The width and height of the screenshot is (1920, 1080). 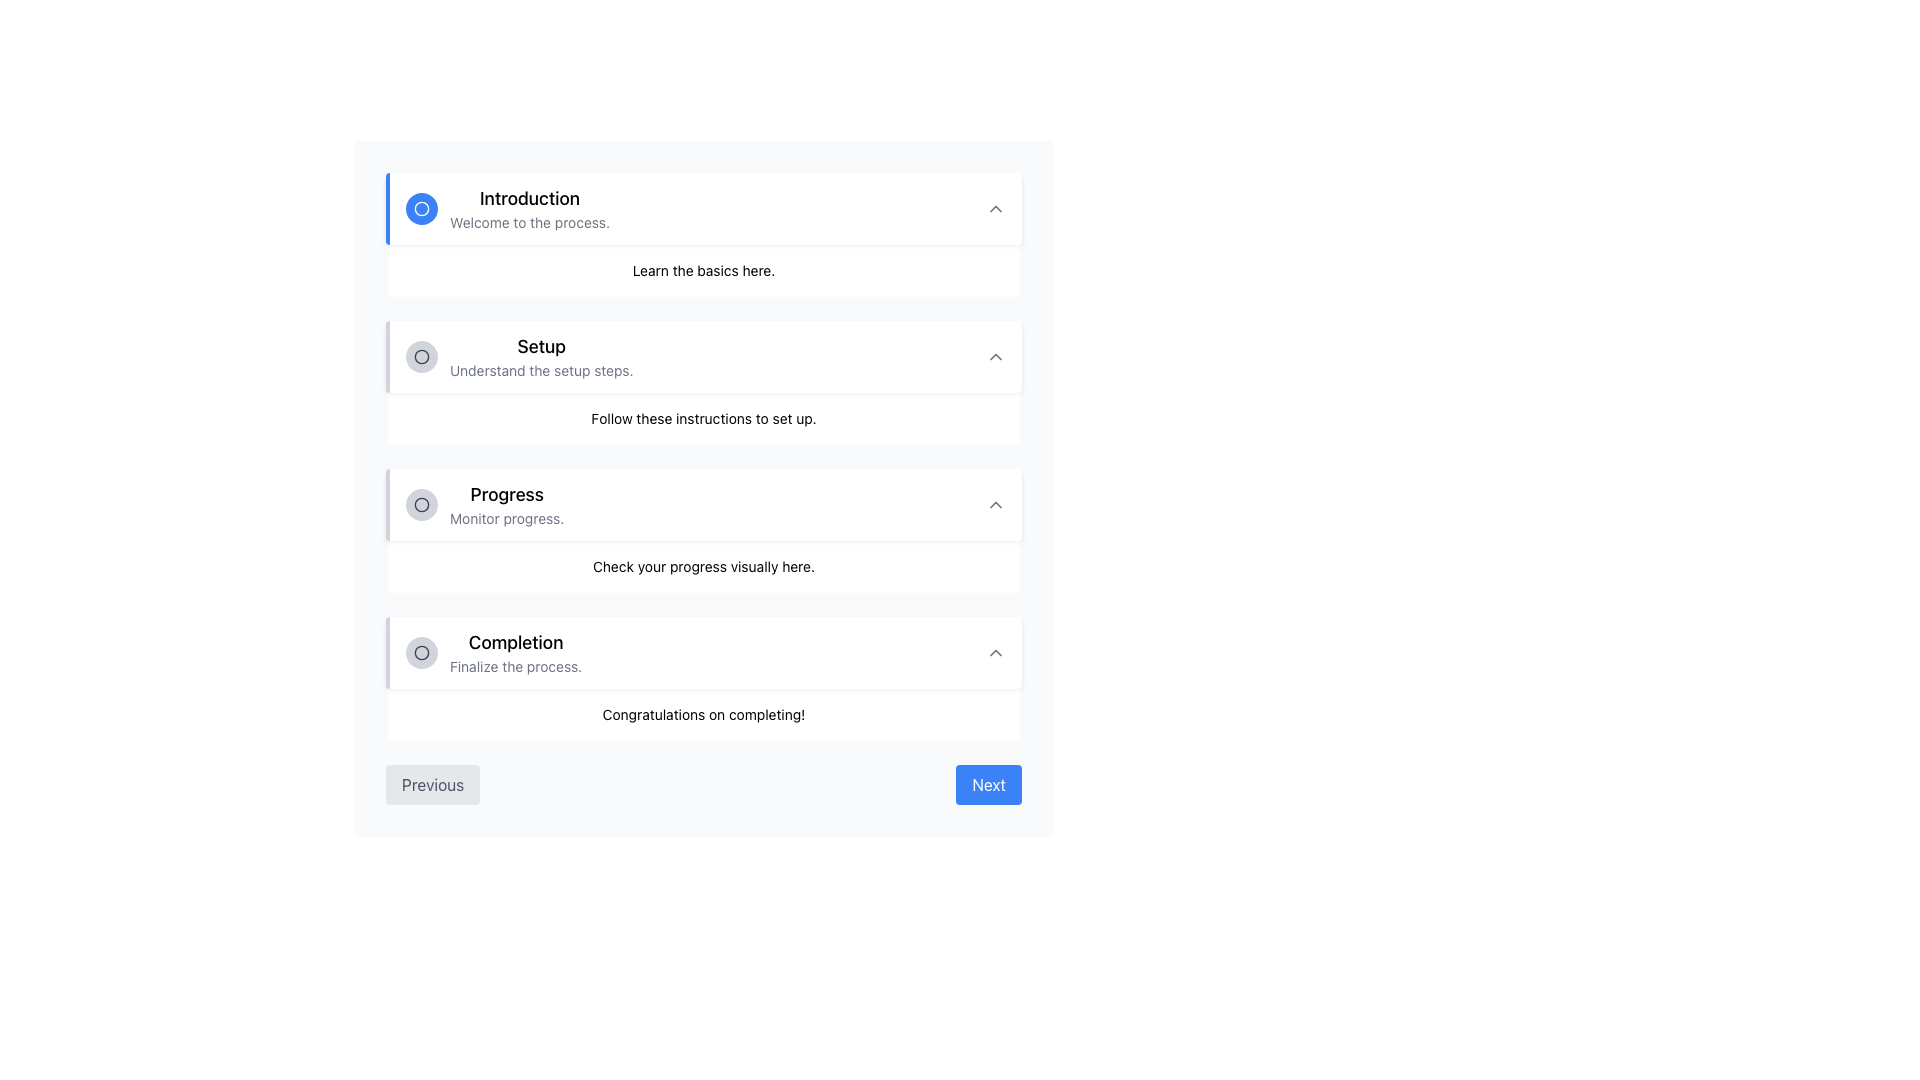 I want to click on instructions from the text box located in the 'Setup' section below the header 'Understand the setup steps.', so click(x=704, y=418).